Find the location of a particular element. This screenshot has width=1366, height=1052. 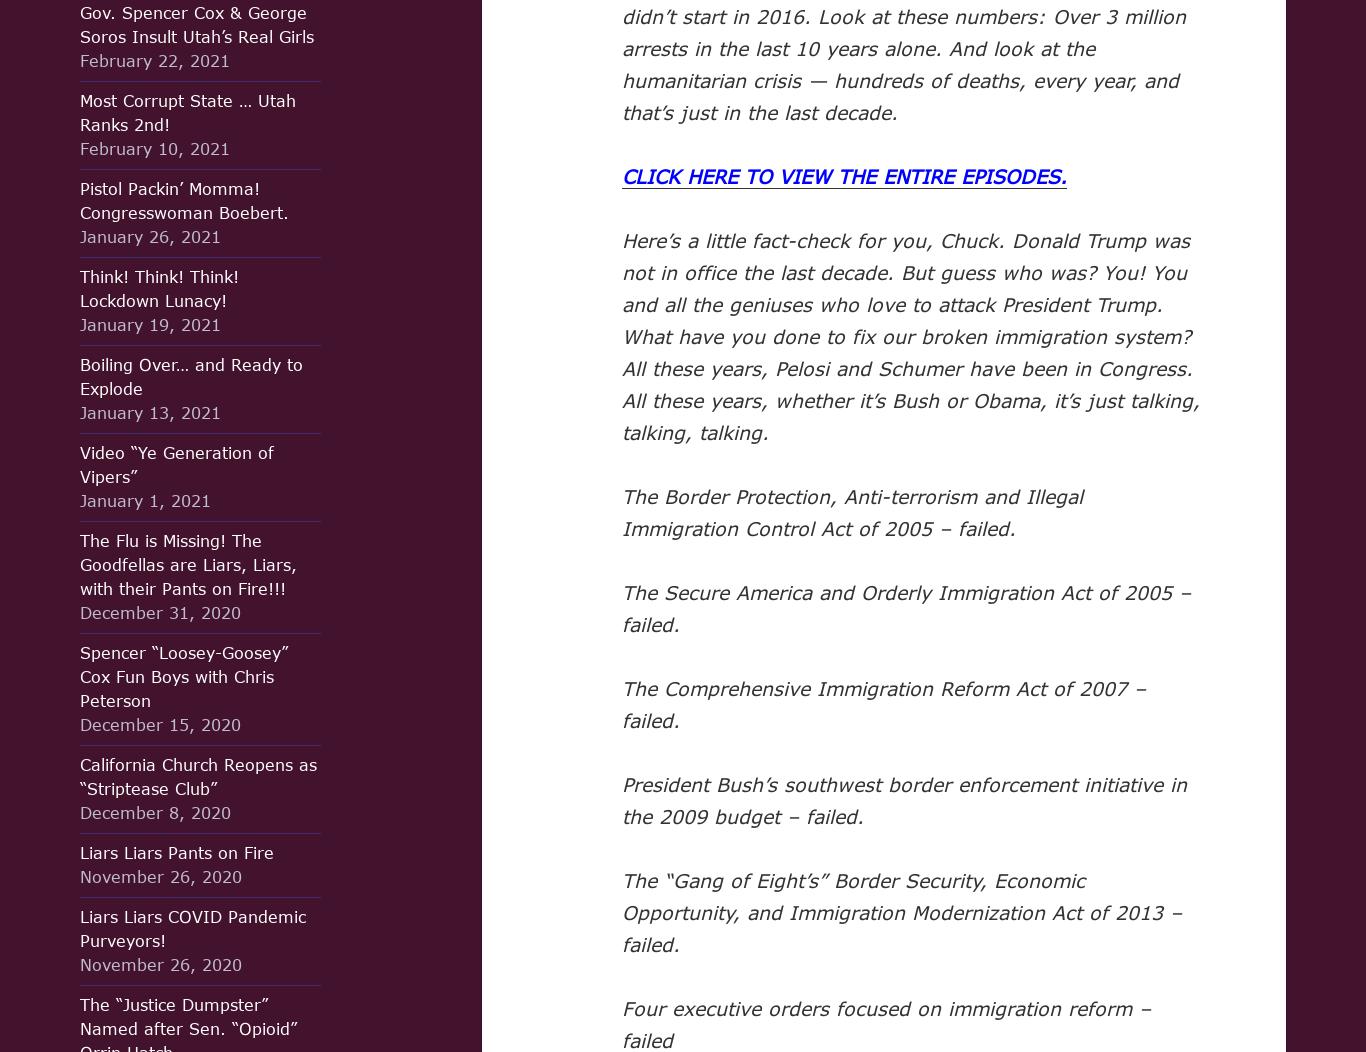

'Here’s a little fact-check for you, Chuck. Donald Trump was not in office the last decade. But guess who was? You! You and all the geniuses who love to attack President Trump. What have you done to fix our broken immigration system? All these years, Pelosi and Schumer have been in Congress. All these years, whether it’s Bush or Obama, it’s just talking, talking, talking.' is located at coordinates (909, 335).